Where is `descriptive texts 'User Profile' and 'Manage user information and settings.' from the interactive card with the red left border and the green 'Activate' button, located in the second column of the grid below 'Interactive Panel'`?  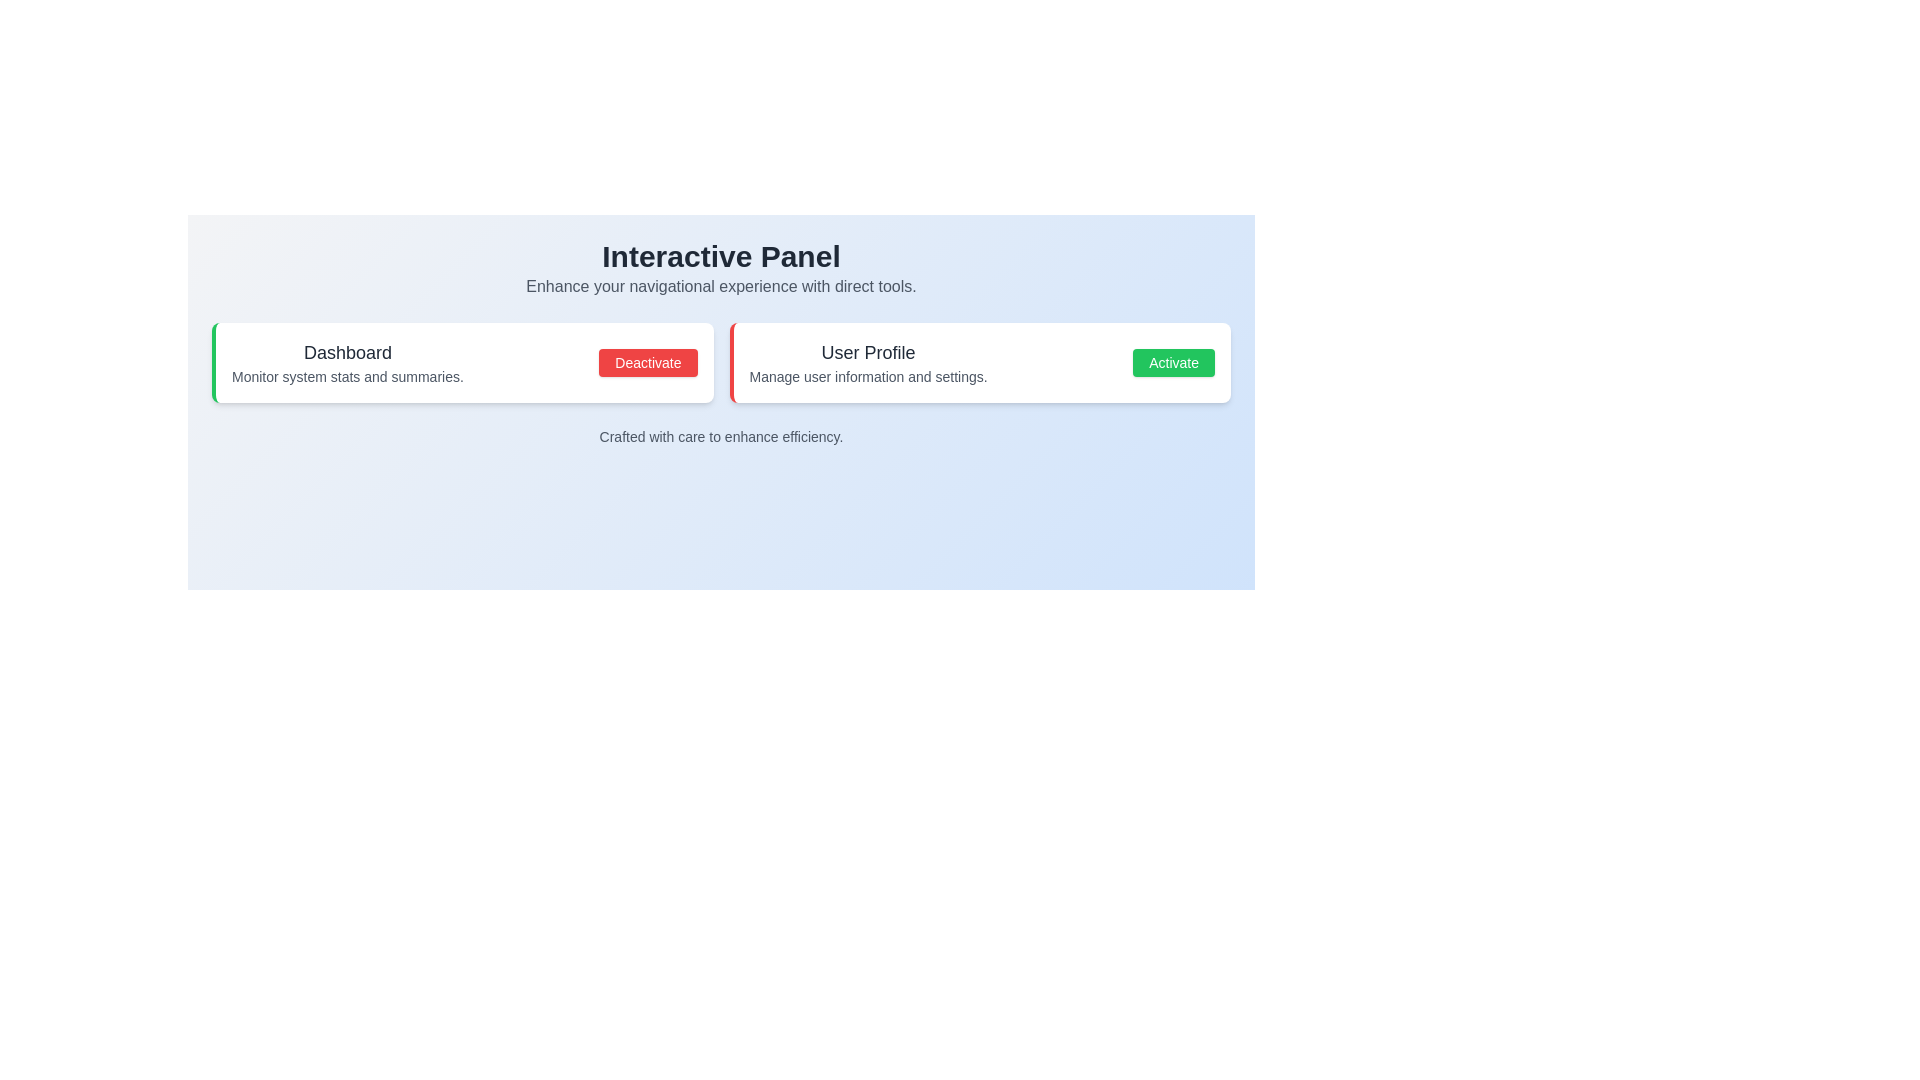 descriptive texts 'User Profile' and 'Manage user information and settings.' from the interactive card with the red left border and the green 'Activate' button, located in the second column of the grid below 'Interactive Panel' is located at coordinates (980, 362).